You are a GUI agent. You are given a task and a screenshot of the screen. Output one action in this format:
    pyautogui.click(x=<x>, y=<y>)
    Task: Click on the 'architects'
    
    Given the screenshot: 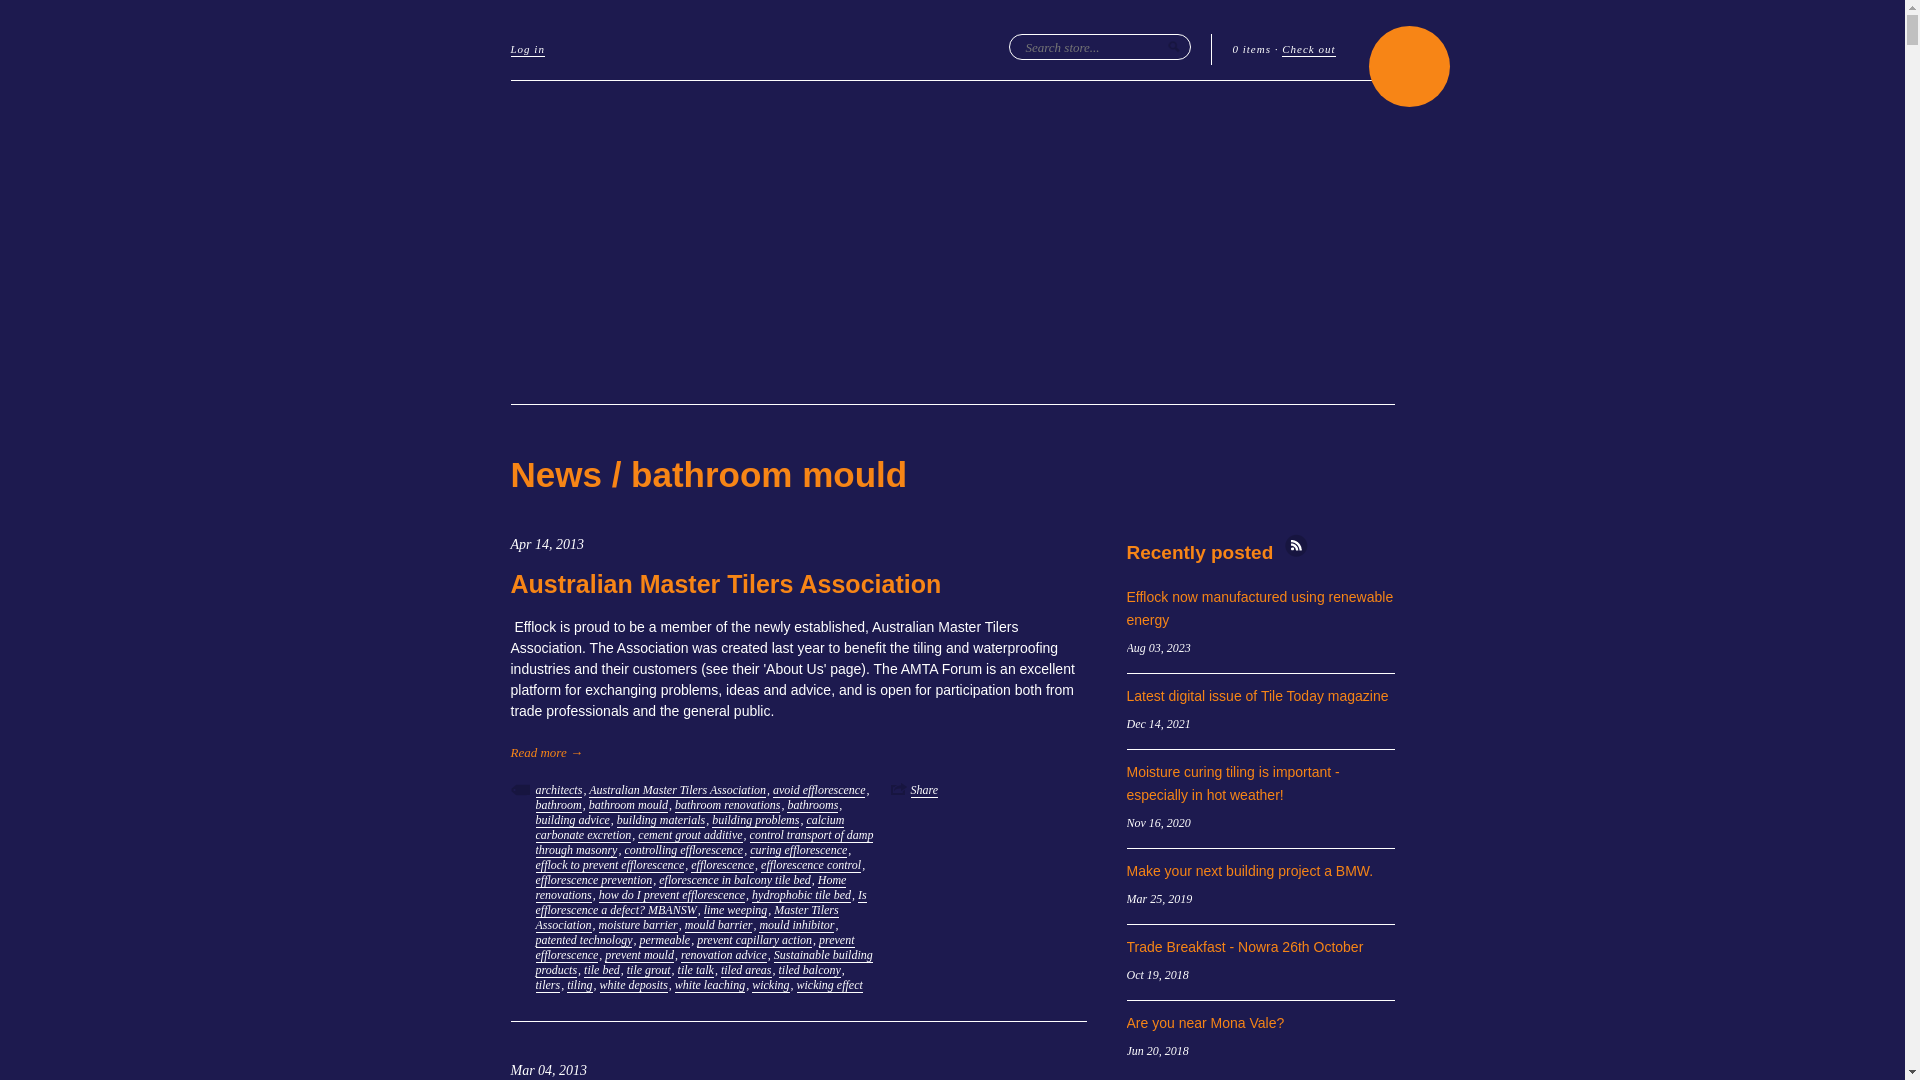 What is the action you would take?
    pyautogui.click(x=536, y=789)
    